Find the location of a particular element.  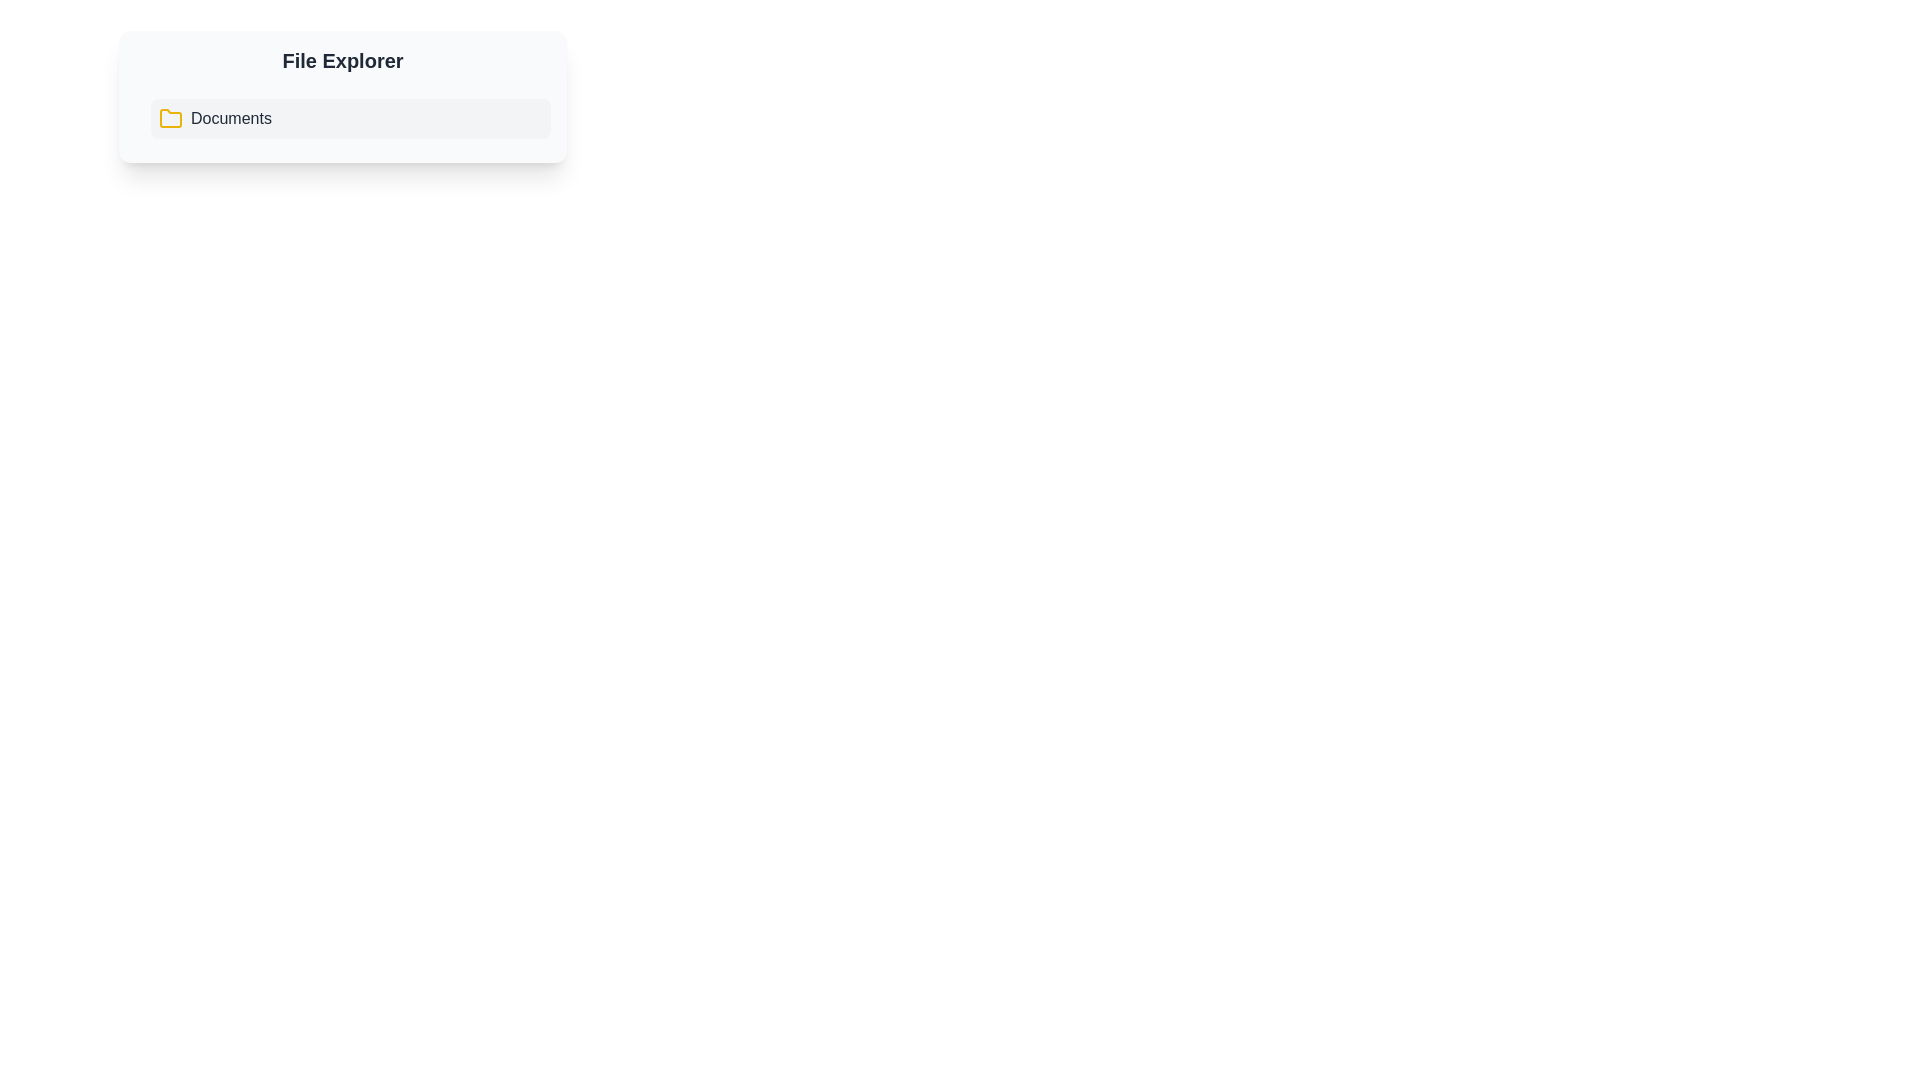

the bright yellow folder icon located to the left of the text labeled 'Documents' is located at coordinates (171, 119).